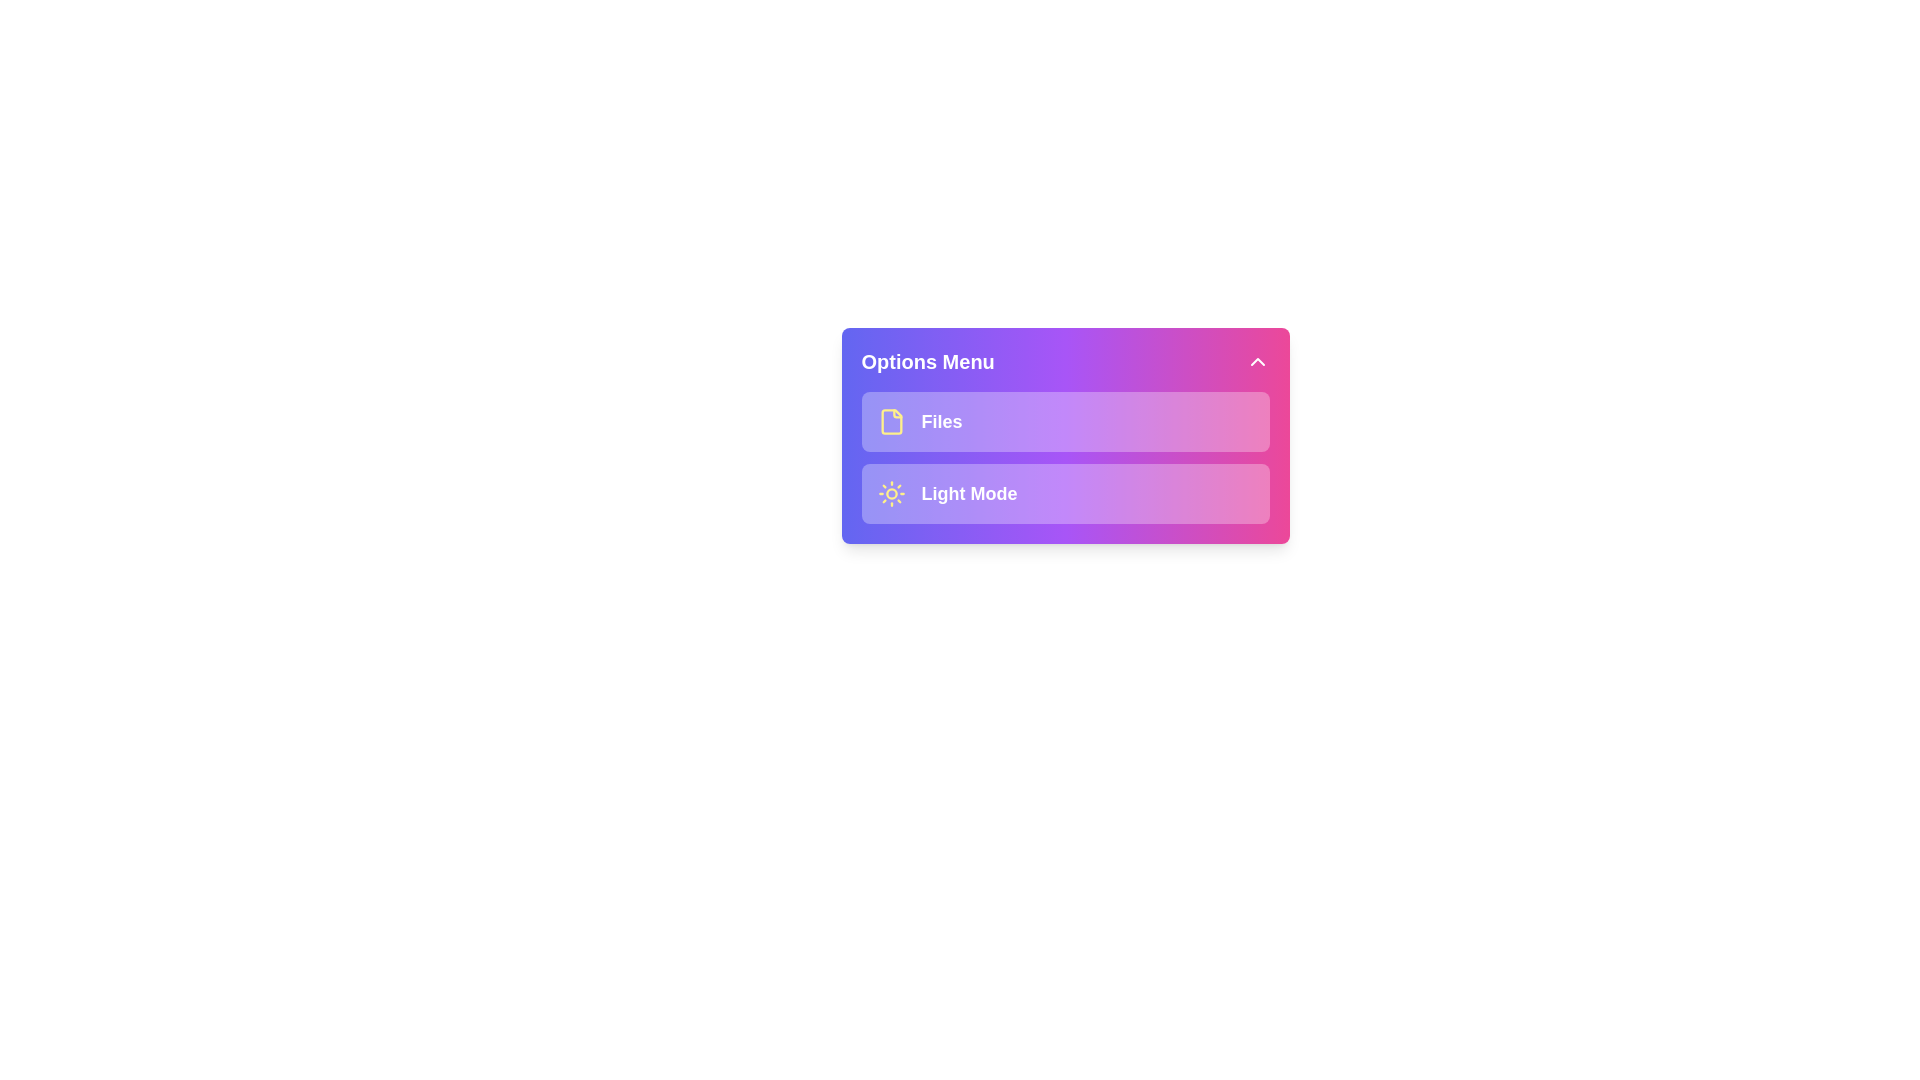  Describe the element at coordinates (1256, 362) in the screenshot. I see `chevron button to toggle the menu's visibility` at that location.